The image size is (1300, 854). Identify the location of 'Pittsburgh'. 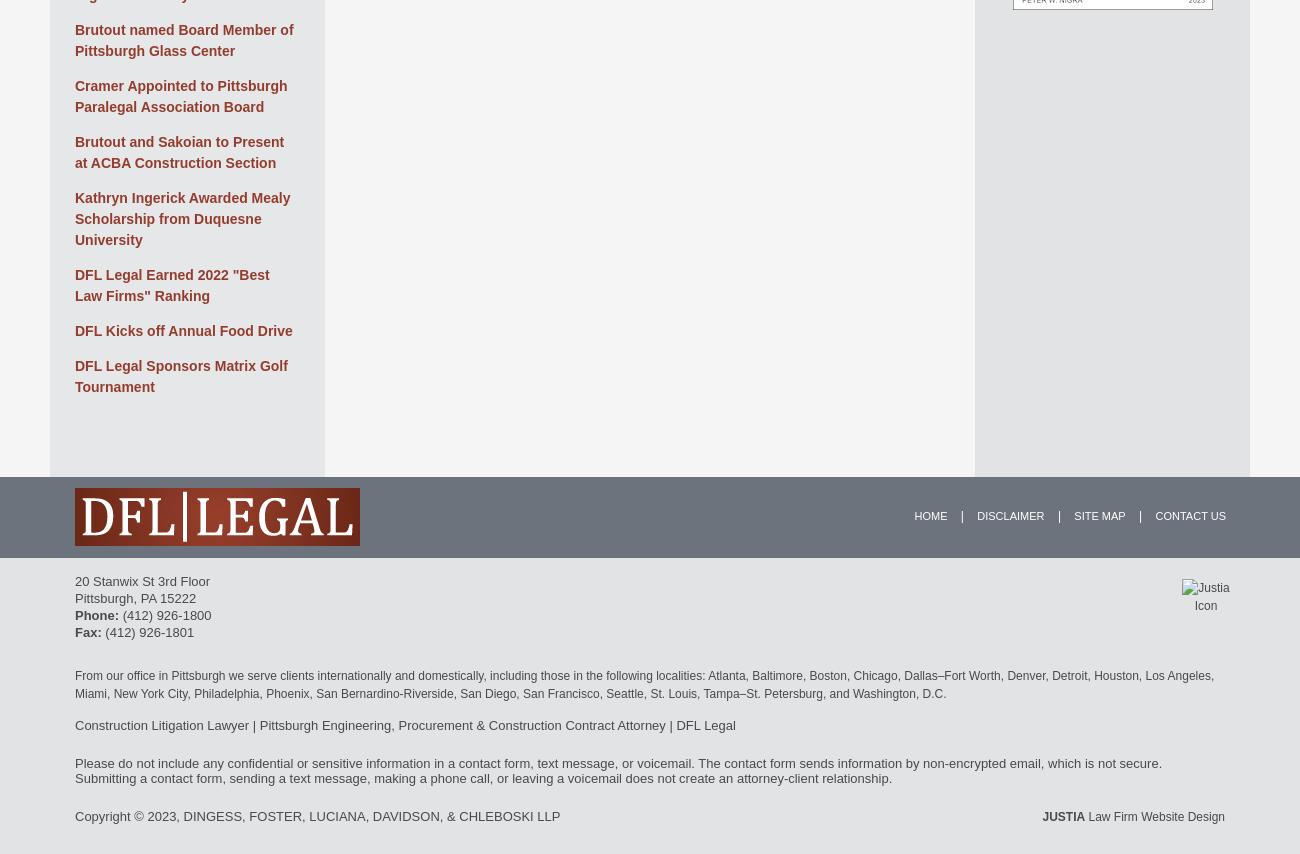
(104, 597).